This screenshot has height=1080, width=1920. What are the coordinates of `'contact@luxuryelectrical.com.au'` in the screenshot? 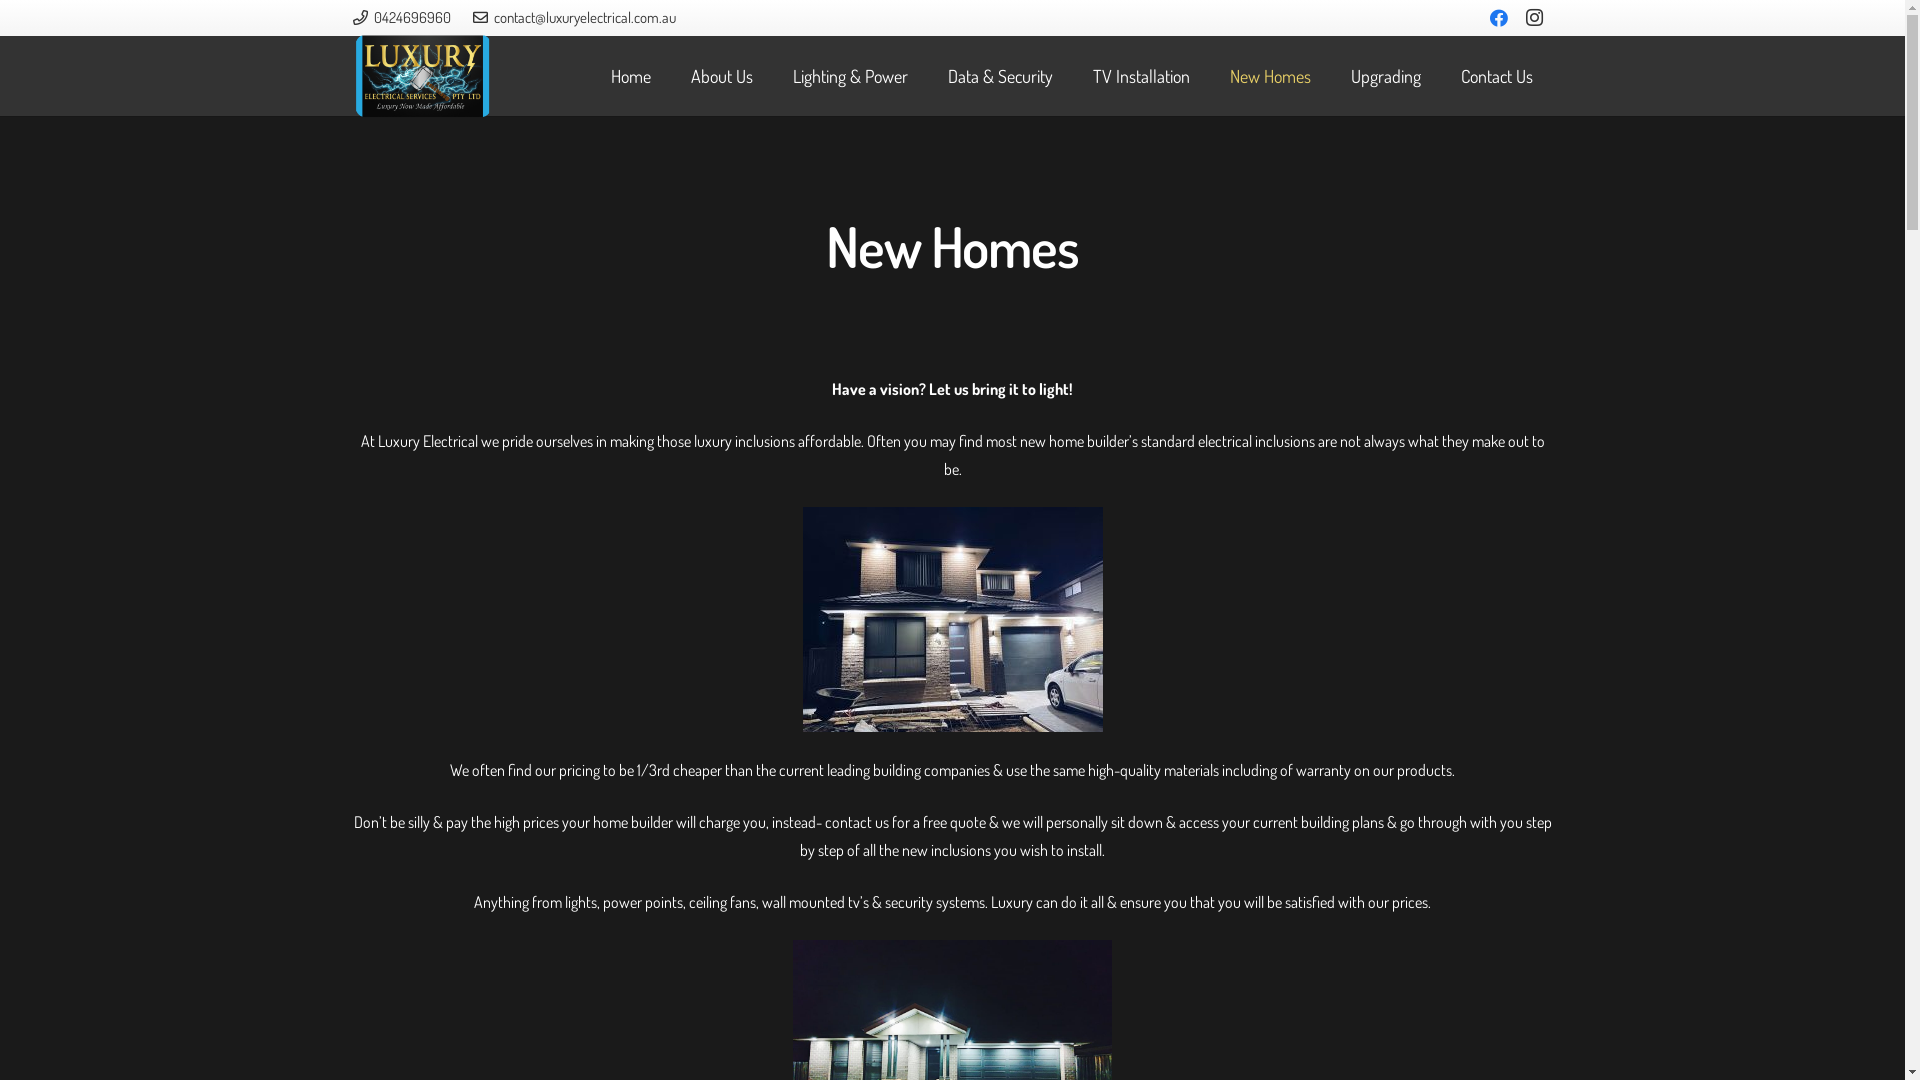 It's located at (472, 17).